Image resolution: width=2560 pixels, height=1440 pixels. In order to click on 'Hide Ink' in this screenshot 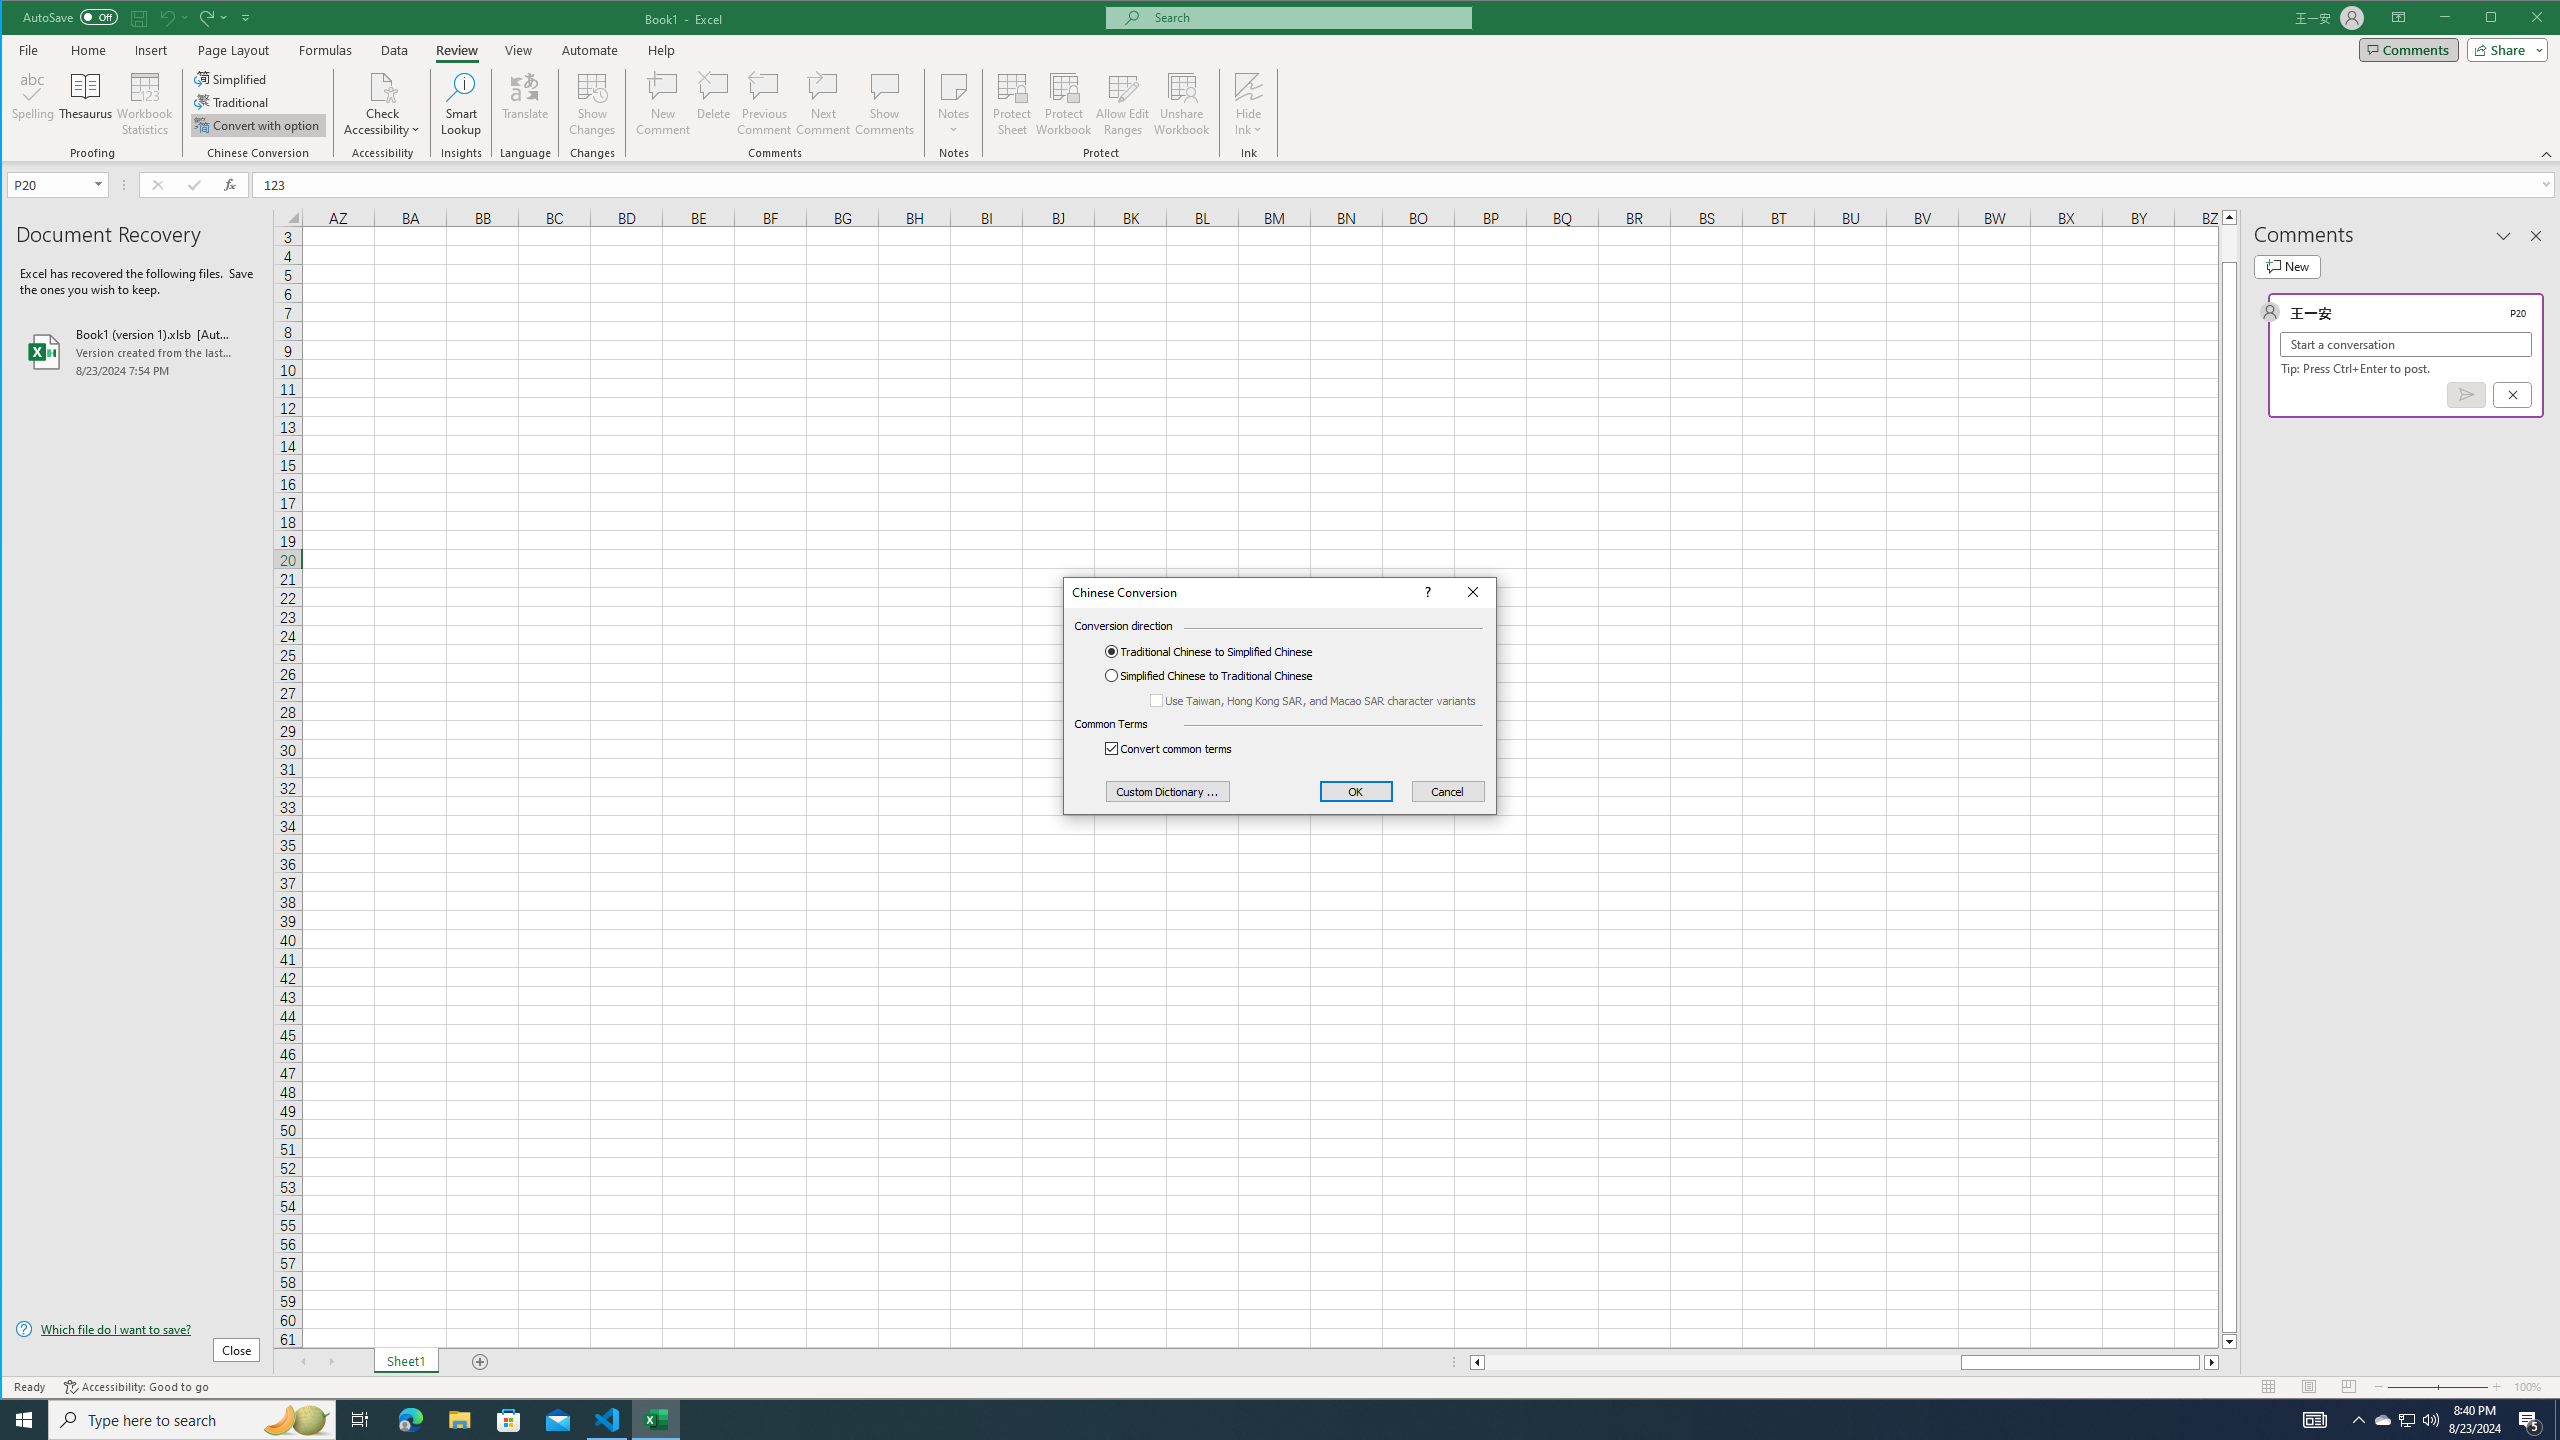, I will do `click(1248, 103)`.